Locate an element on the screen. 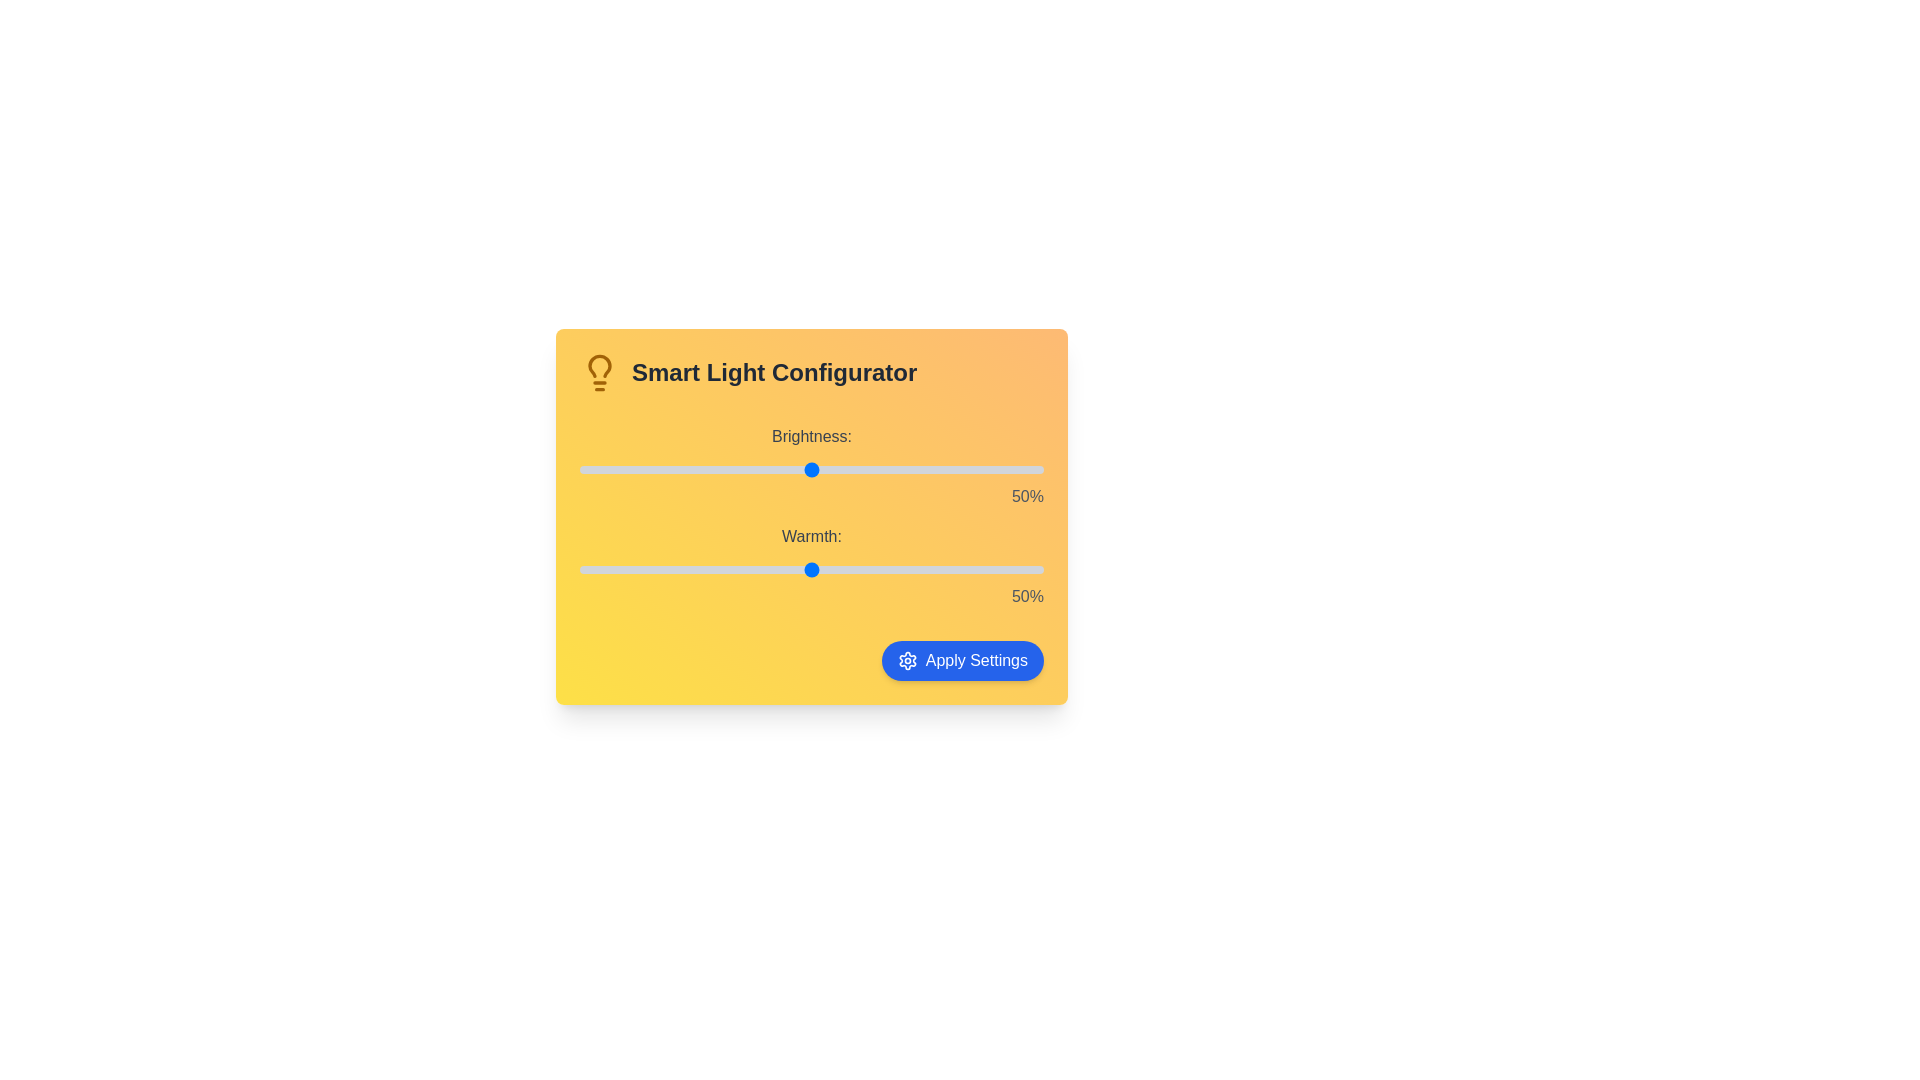 The image size is (1920, 1080). the range slider labeled 'Brightness:' which has a current value display of '50%' and is located above the 'Warmth' section is located at coordinates (811, 466).